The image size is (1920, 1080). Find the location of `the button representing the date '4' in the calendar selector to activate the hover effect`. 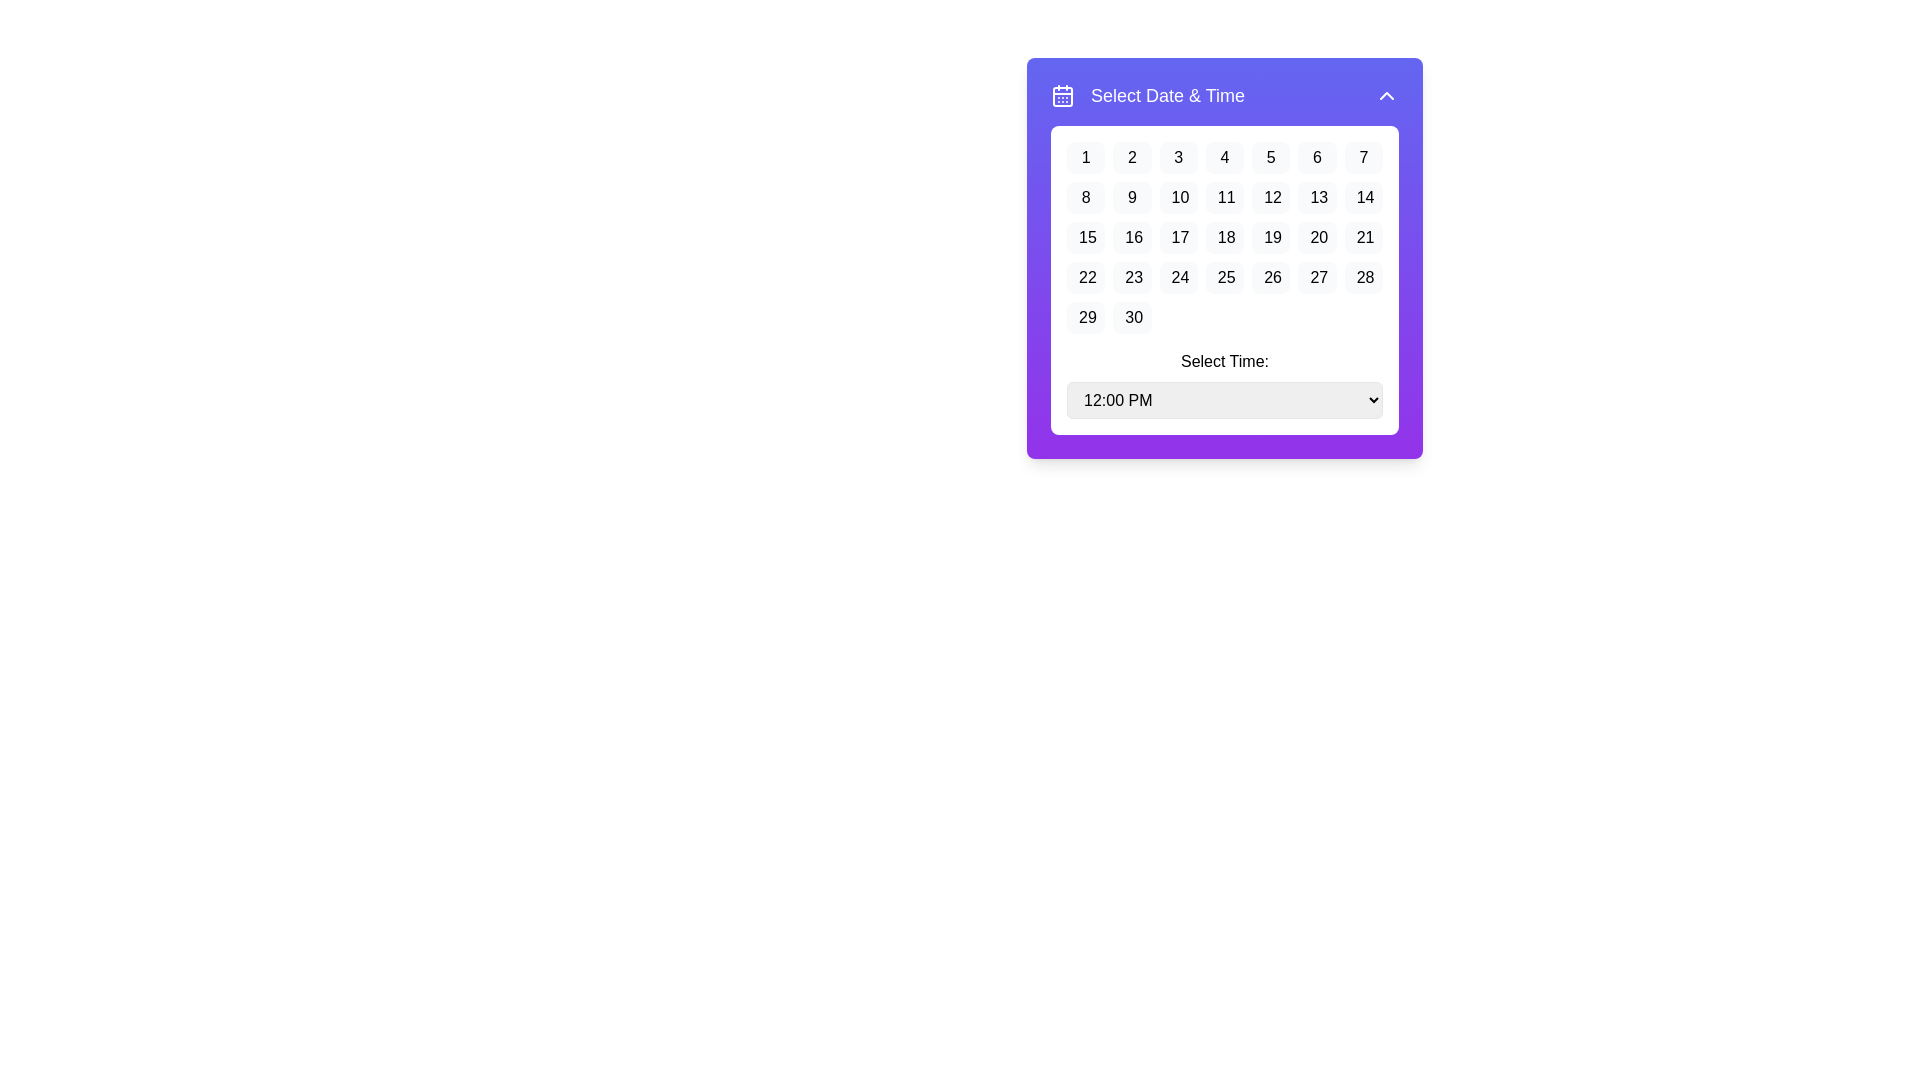

the button representing the date '4' in the calendar selector to activate the hover effect is located at coordinates (1223, 157).